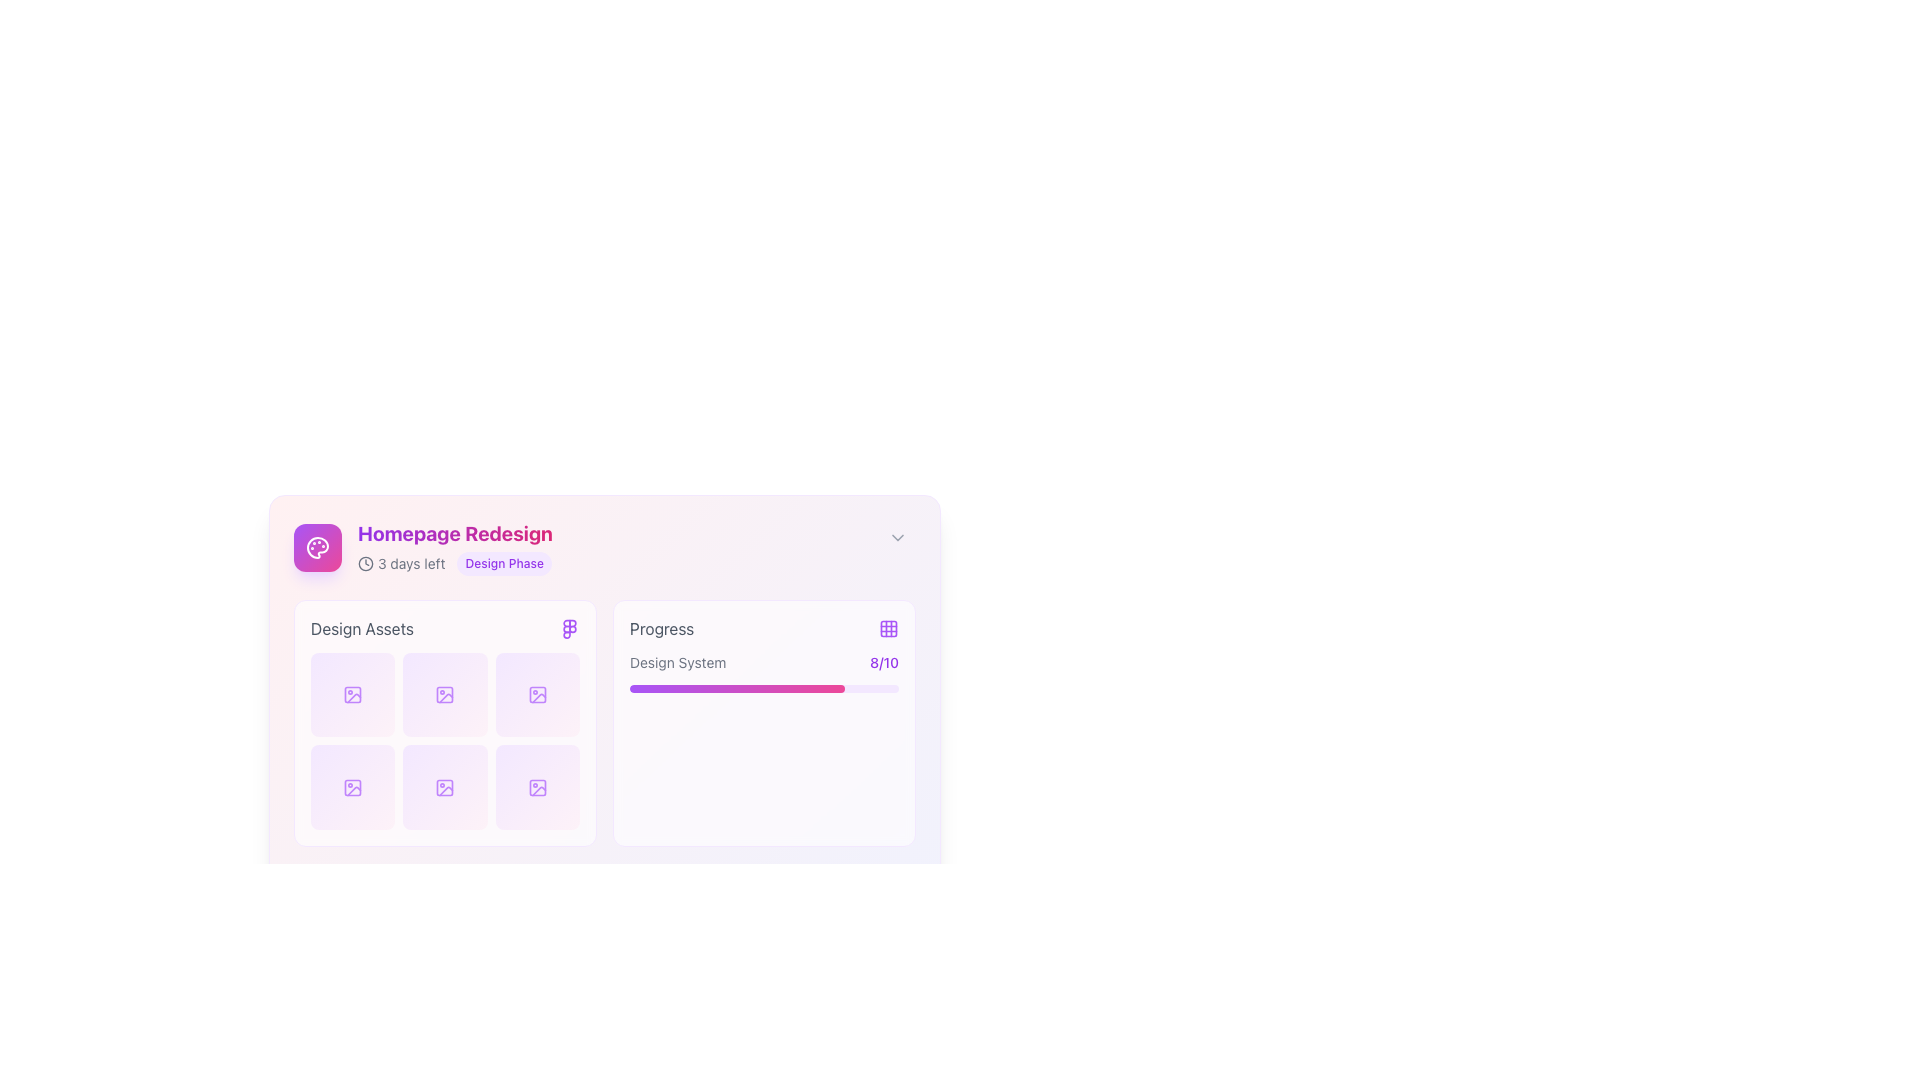  Describe the element at coordinates (353, 694) in the screenshot. I see `the design asset icon located in the first position of the grid structure within the 'Design Assets' section, which is represented by a rounded square with a gradient background` at that location.